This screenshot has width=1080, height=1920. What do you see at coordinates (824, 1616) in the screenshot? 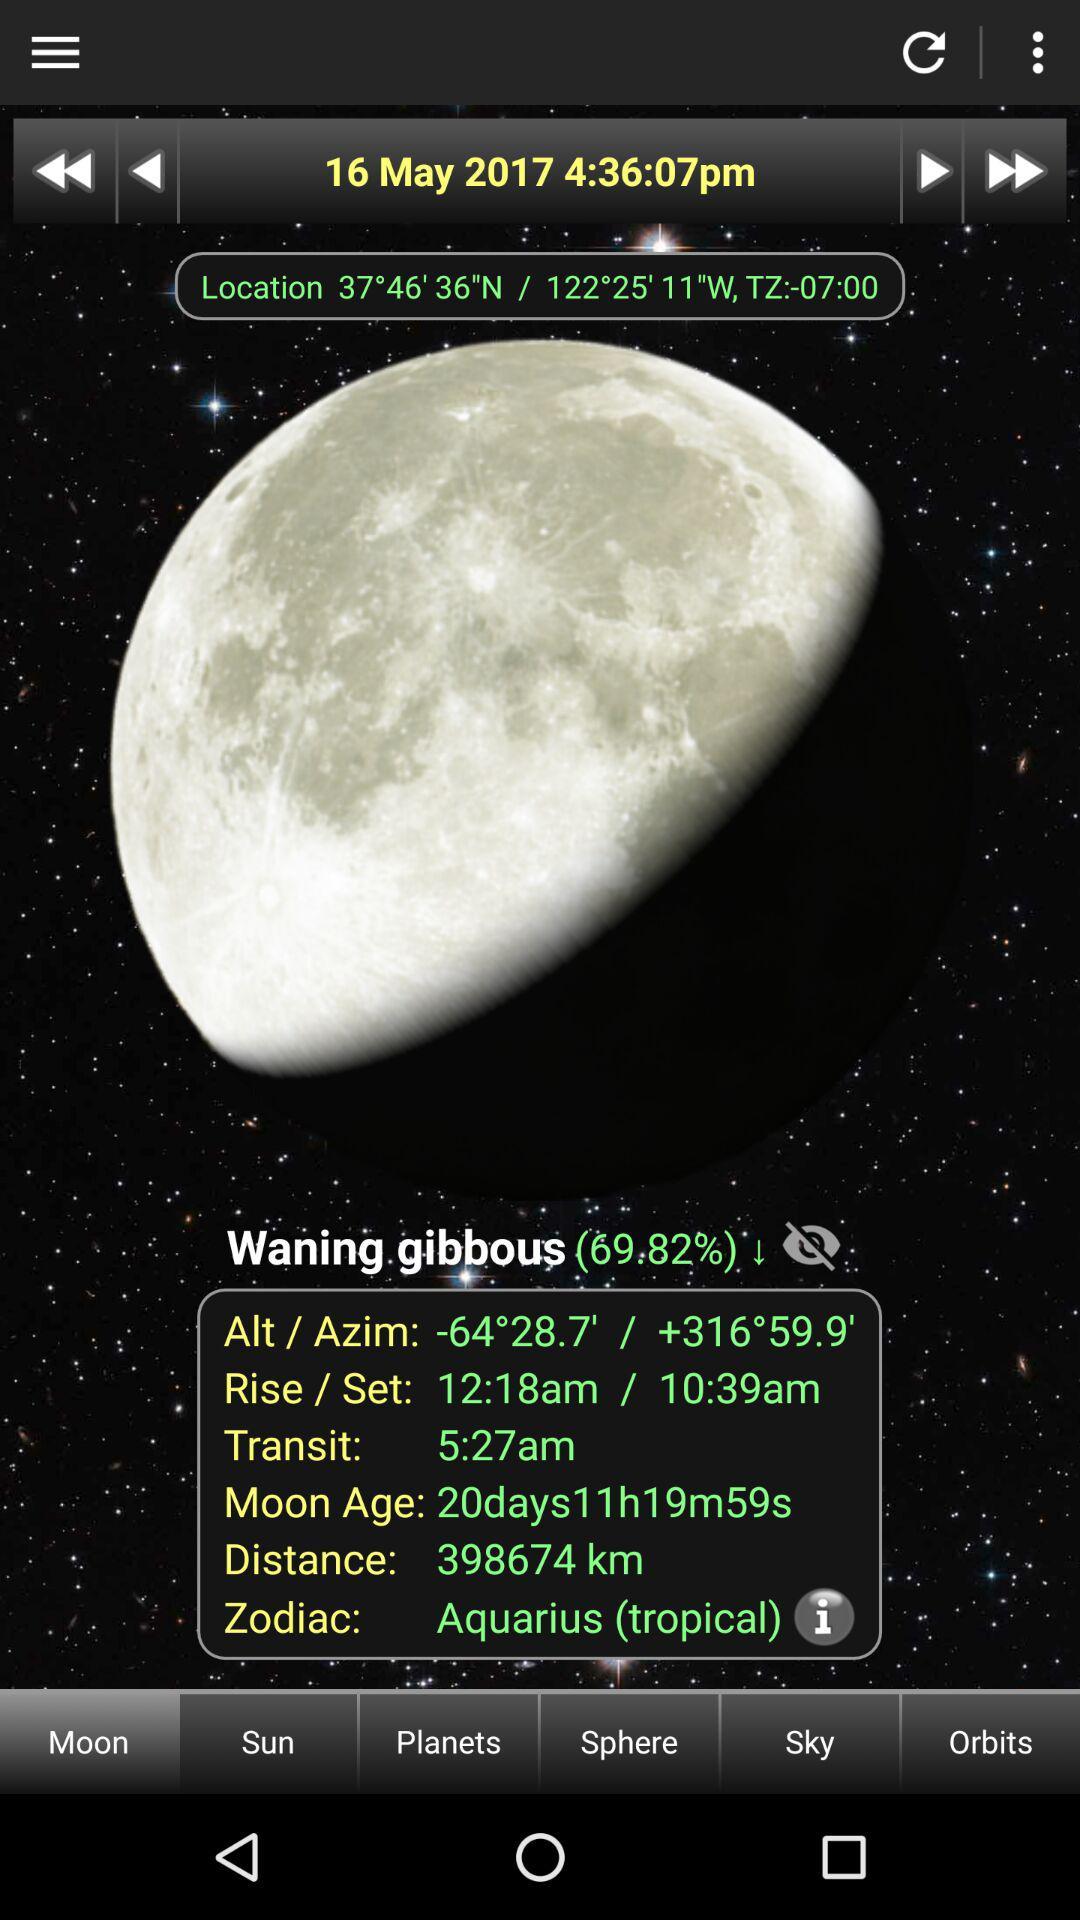
I see `show information` at bounding box center [824, 1616].